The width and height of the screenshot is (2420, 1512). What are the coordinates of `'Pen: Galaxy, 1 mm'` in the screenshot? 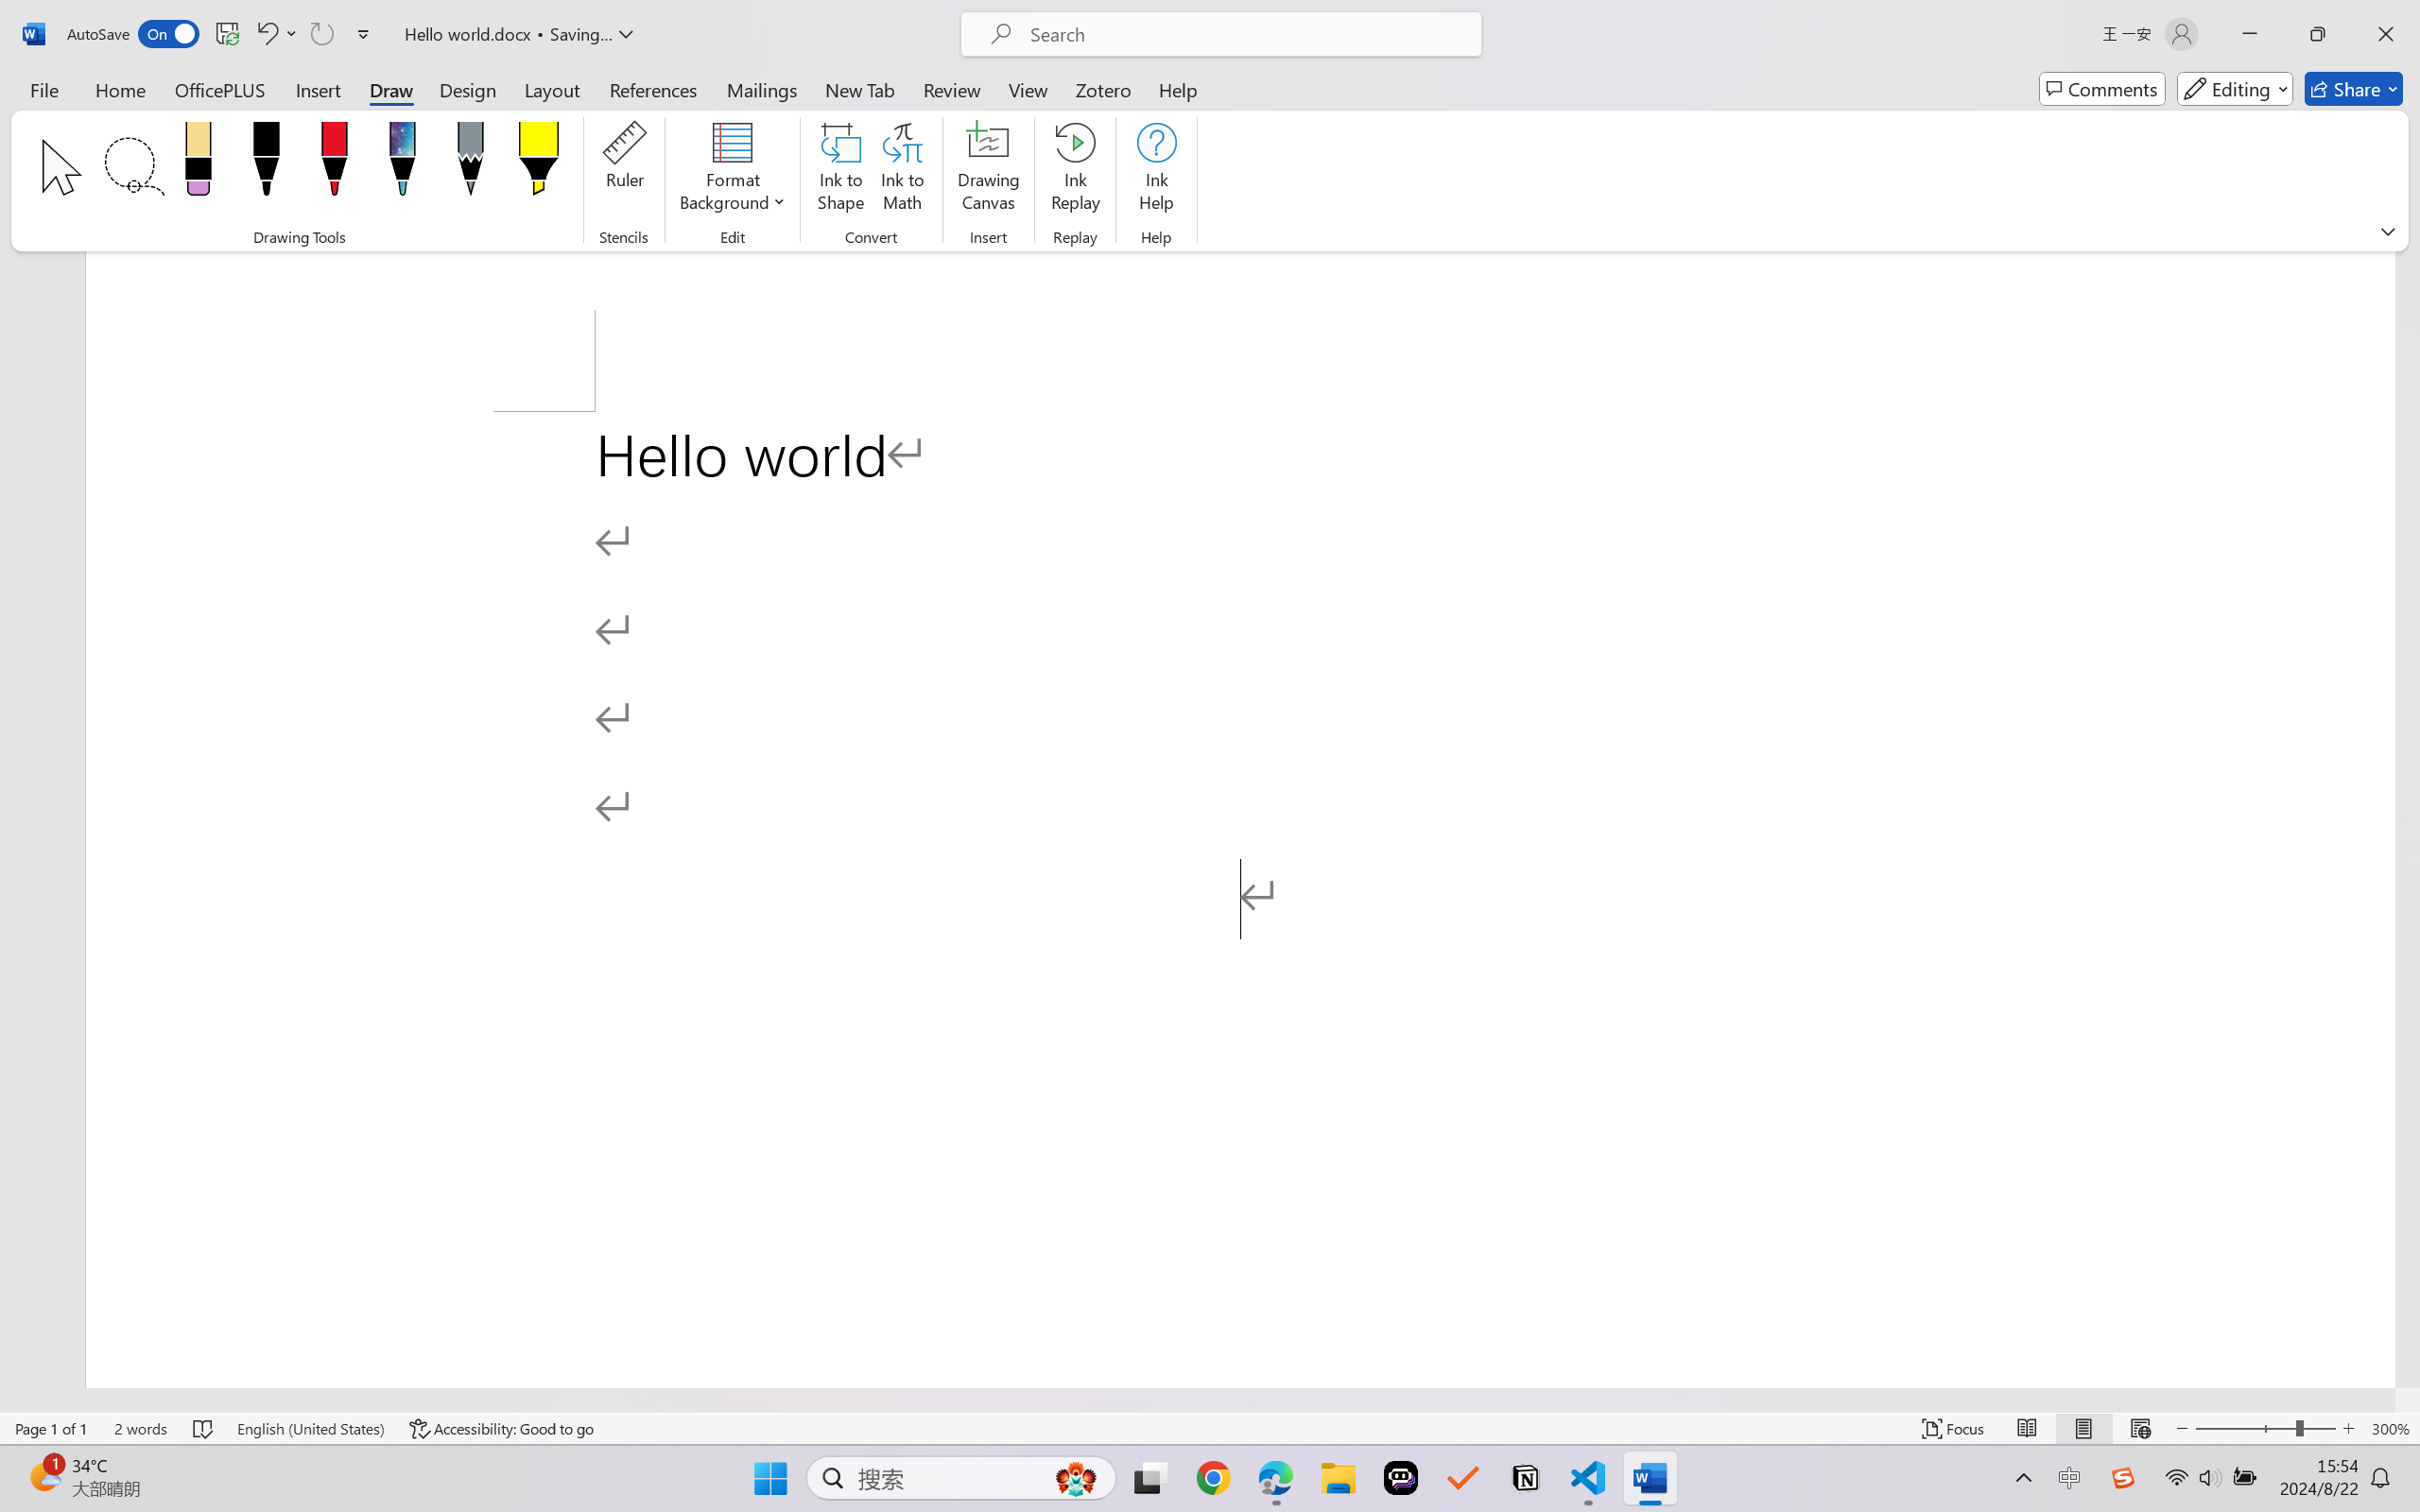 It's located at (400, 163).